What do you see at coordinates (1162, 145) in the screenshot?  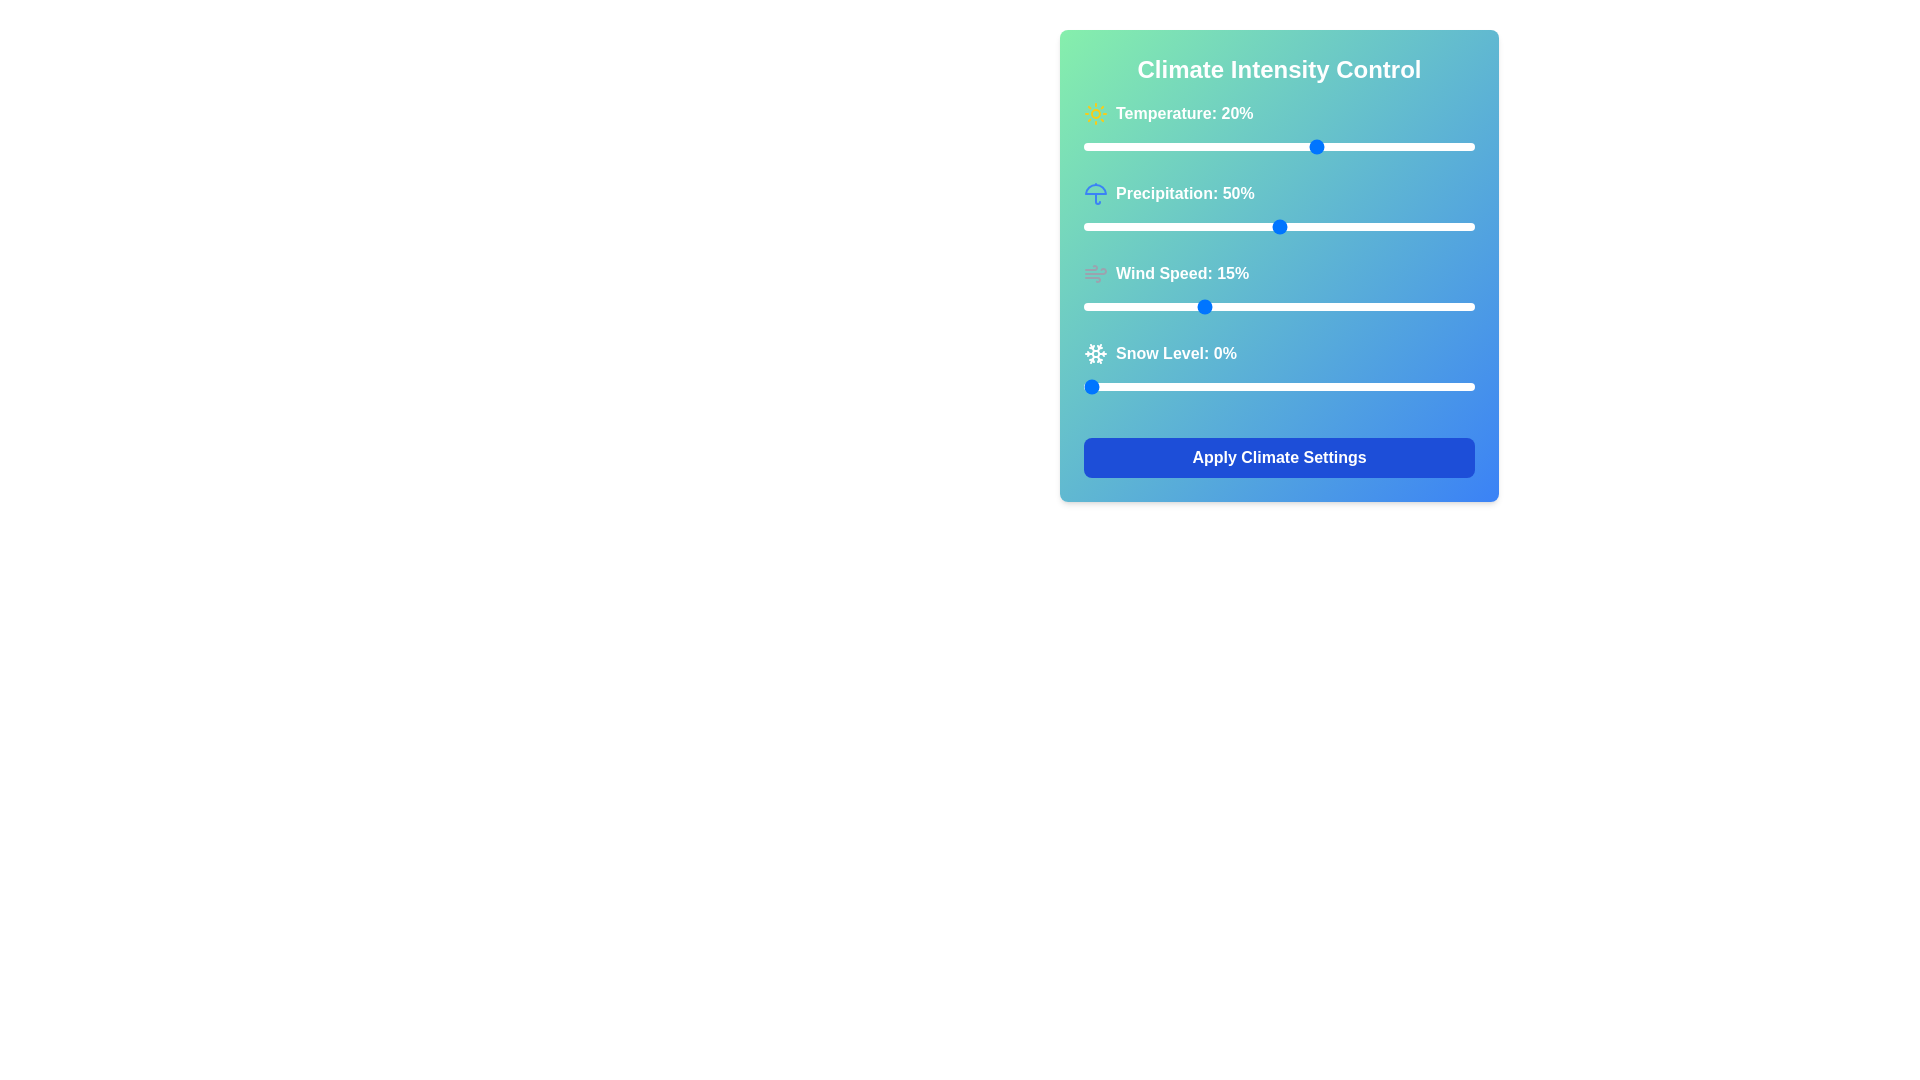 I see `the temperature slider` at bounding box center [1162, 145].